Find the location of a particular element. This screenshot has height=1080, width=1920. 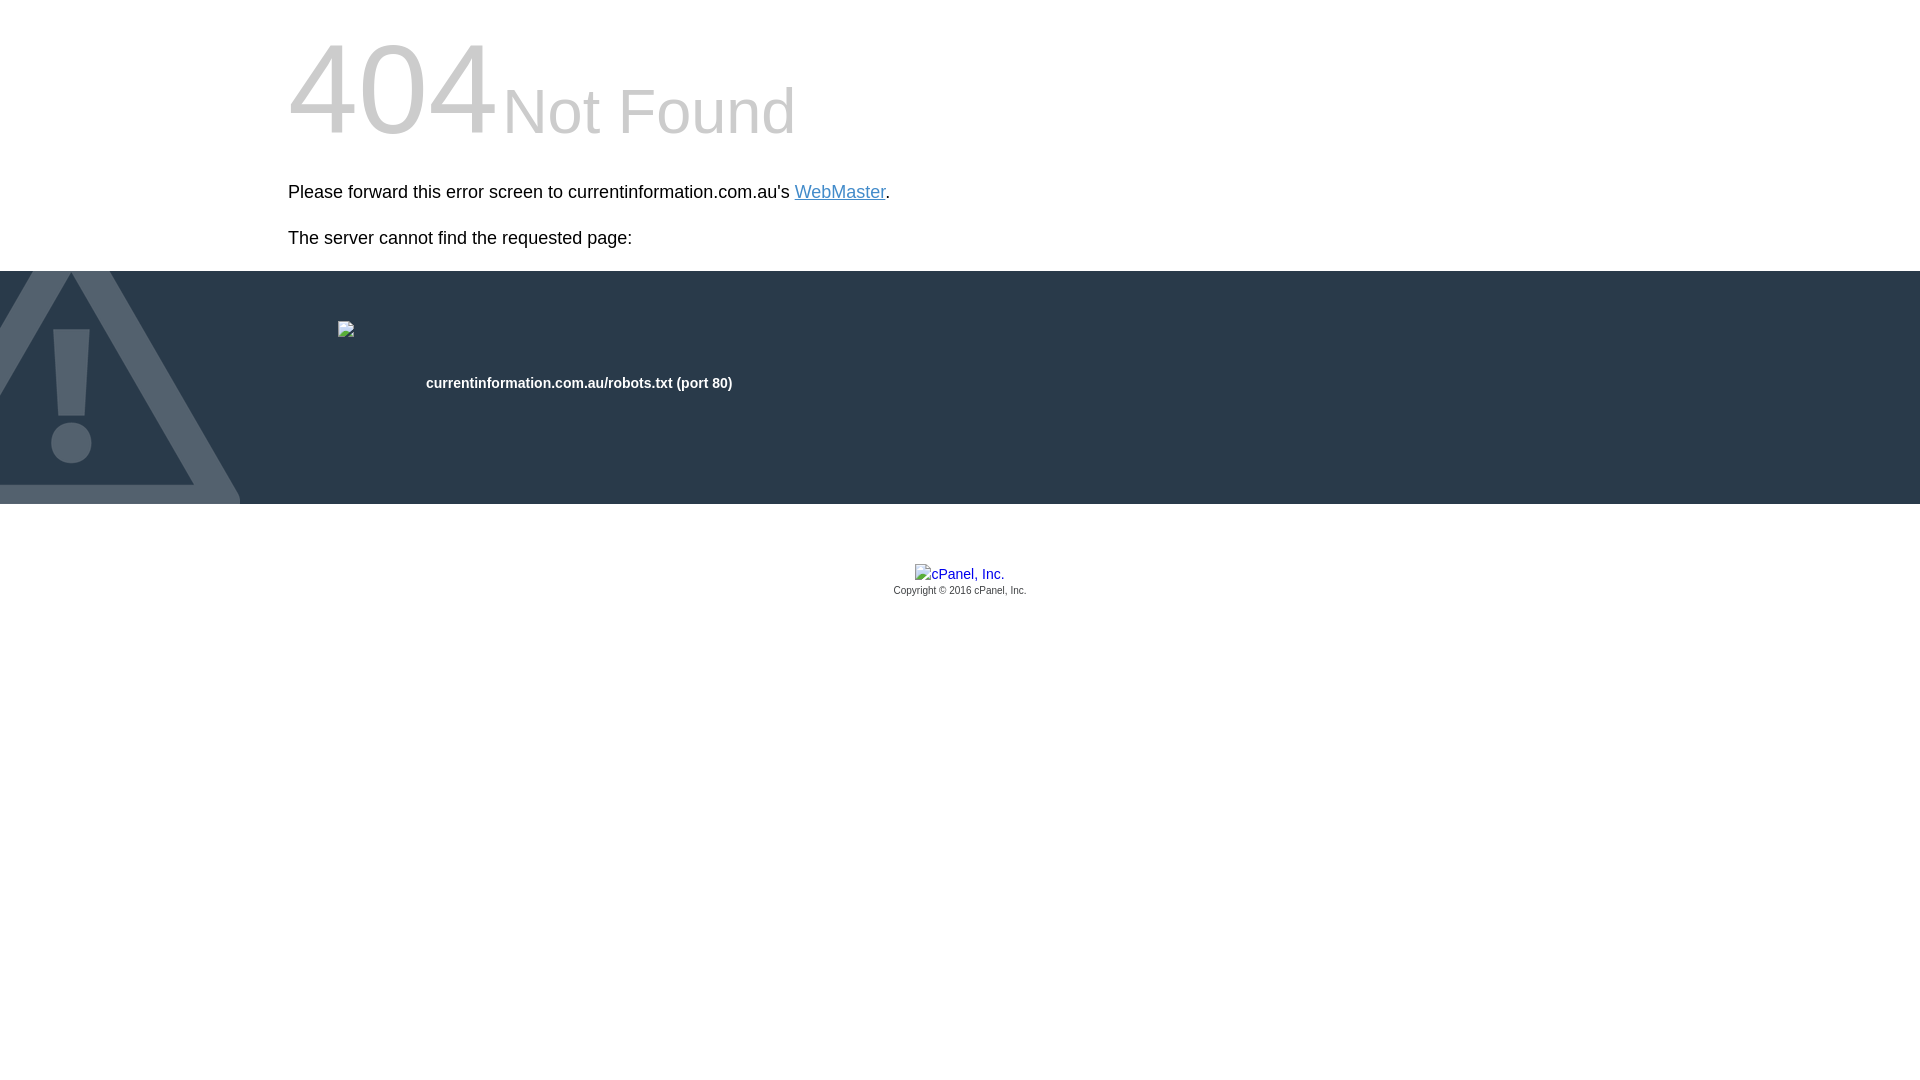

'WebMaster' is located at coordinates (840, 192).